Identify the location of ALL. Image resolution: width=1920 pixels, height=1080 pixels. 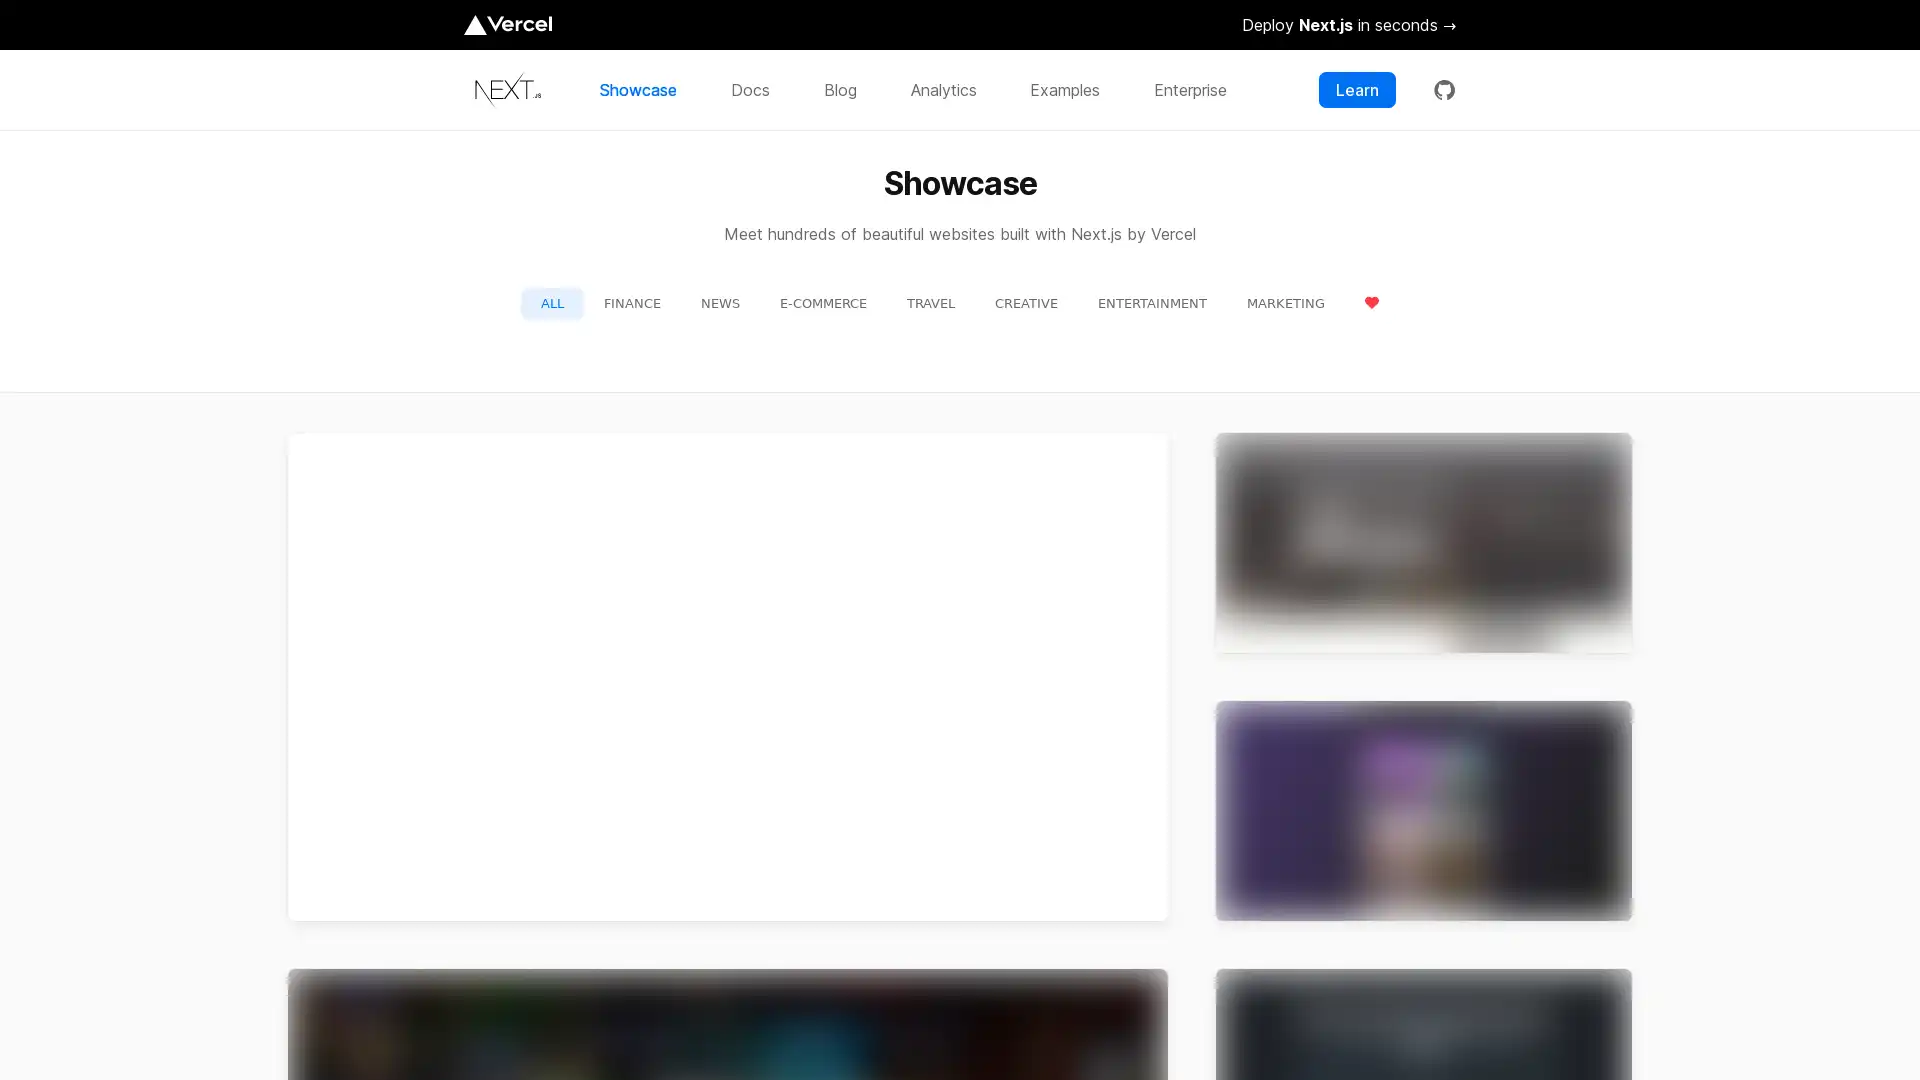
(552, 303).